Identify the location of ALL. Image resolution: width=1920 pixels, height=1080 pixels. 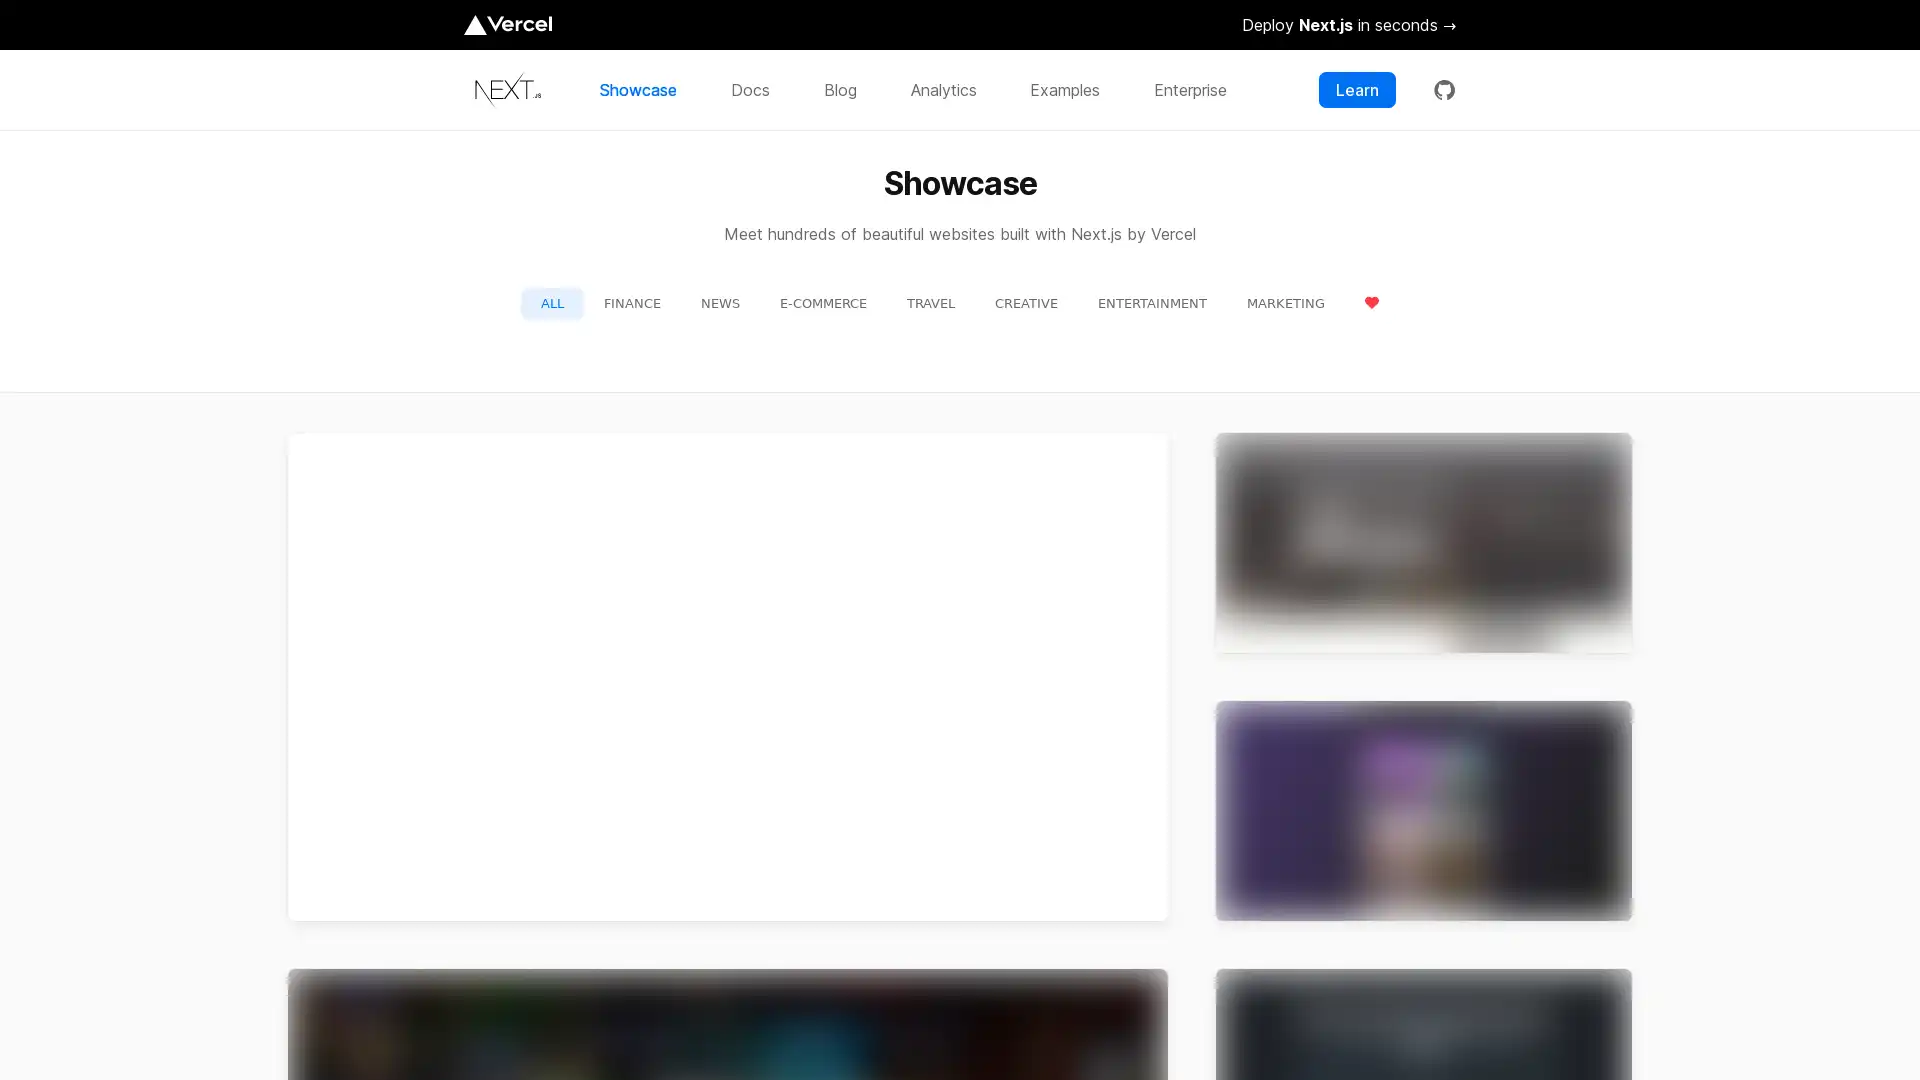
(552, 303).